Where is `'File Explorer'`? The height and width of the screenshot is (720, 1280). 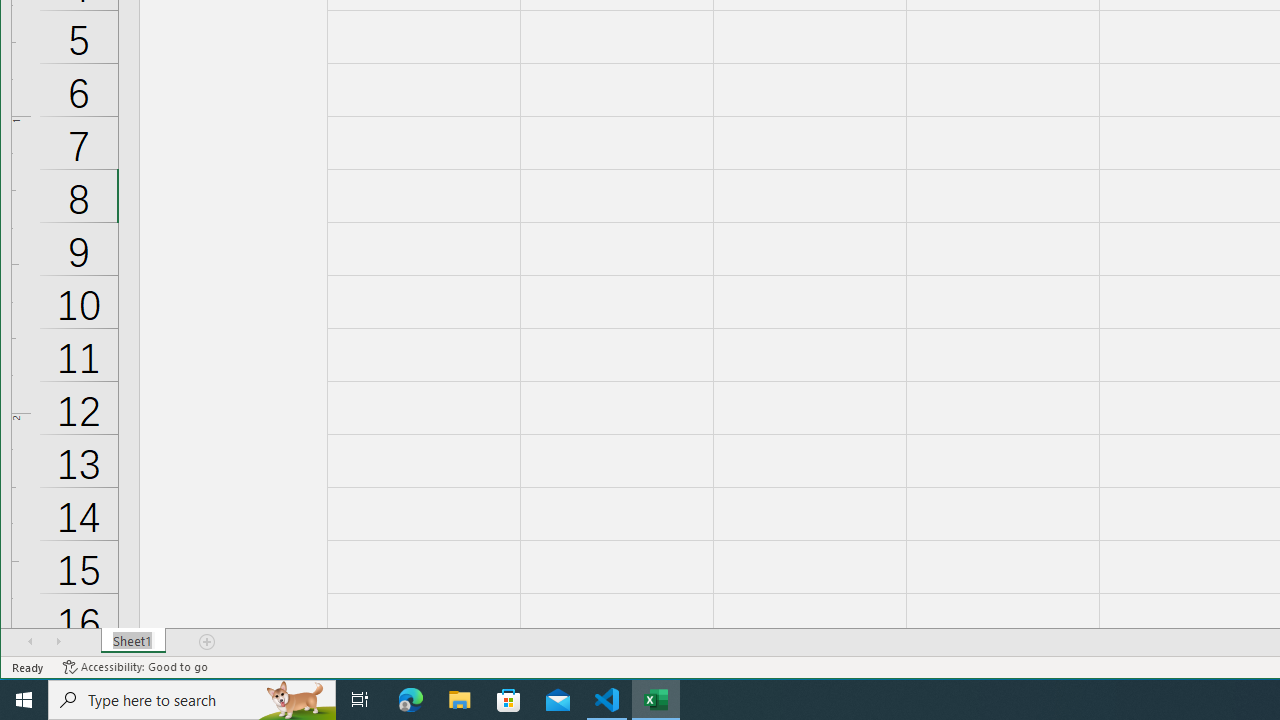
'File Explorer' is located at coordinates (459, 698).